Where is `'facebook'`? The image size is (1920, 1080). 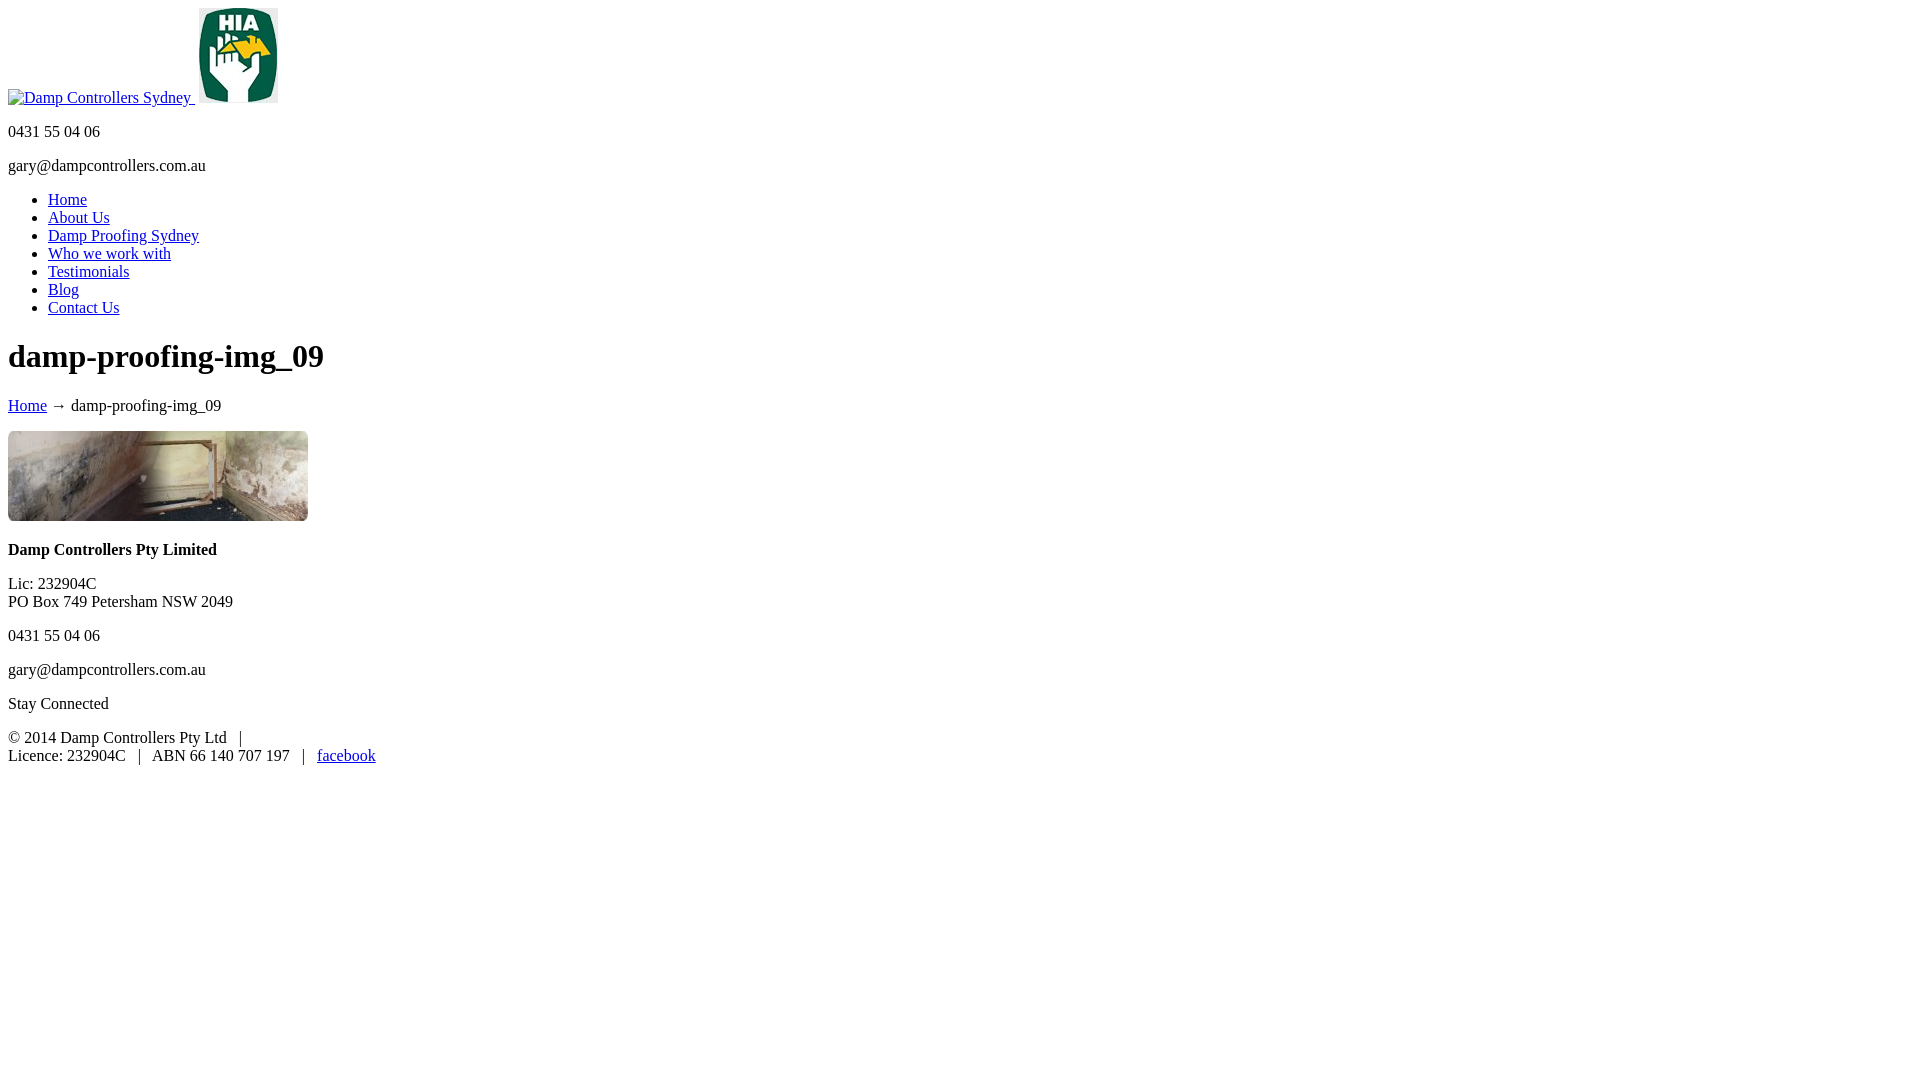 'facebook' is located at coordinates (346, 755).